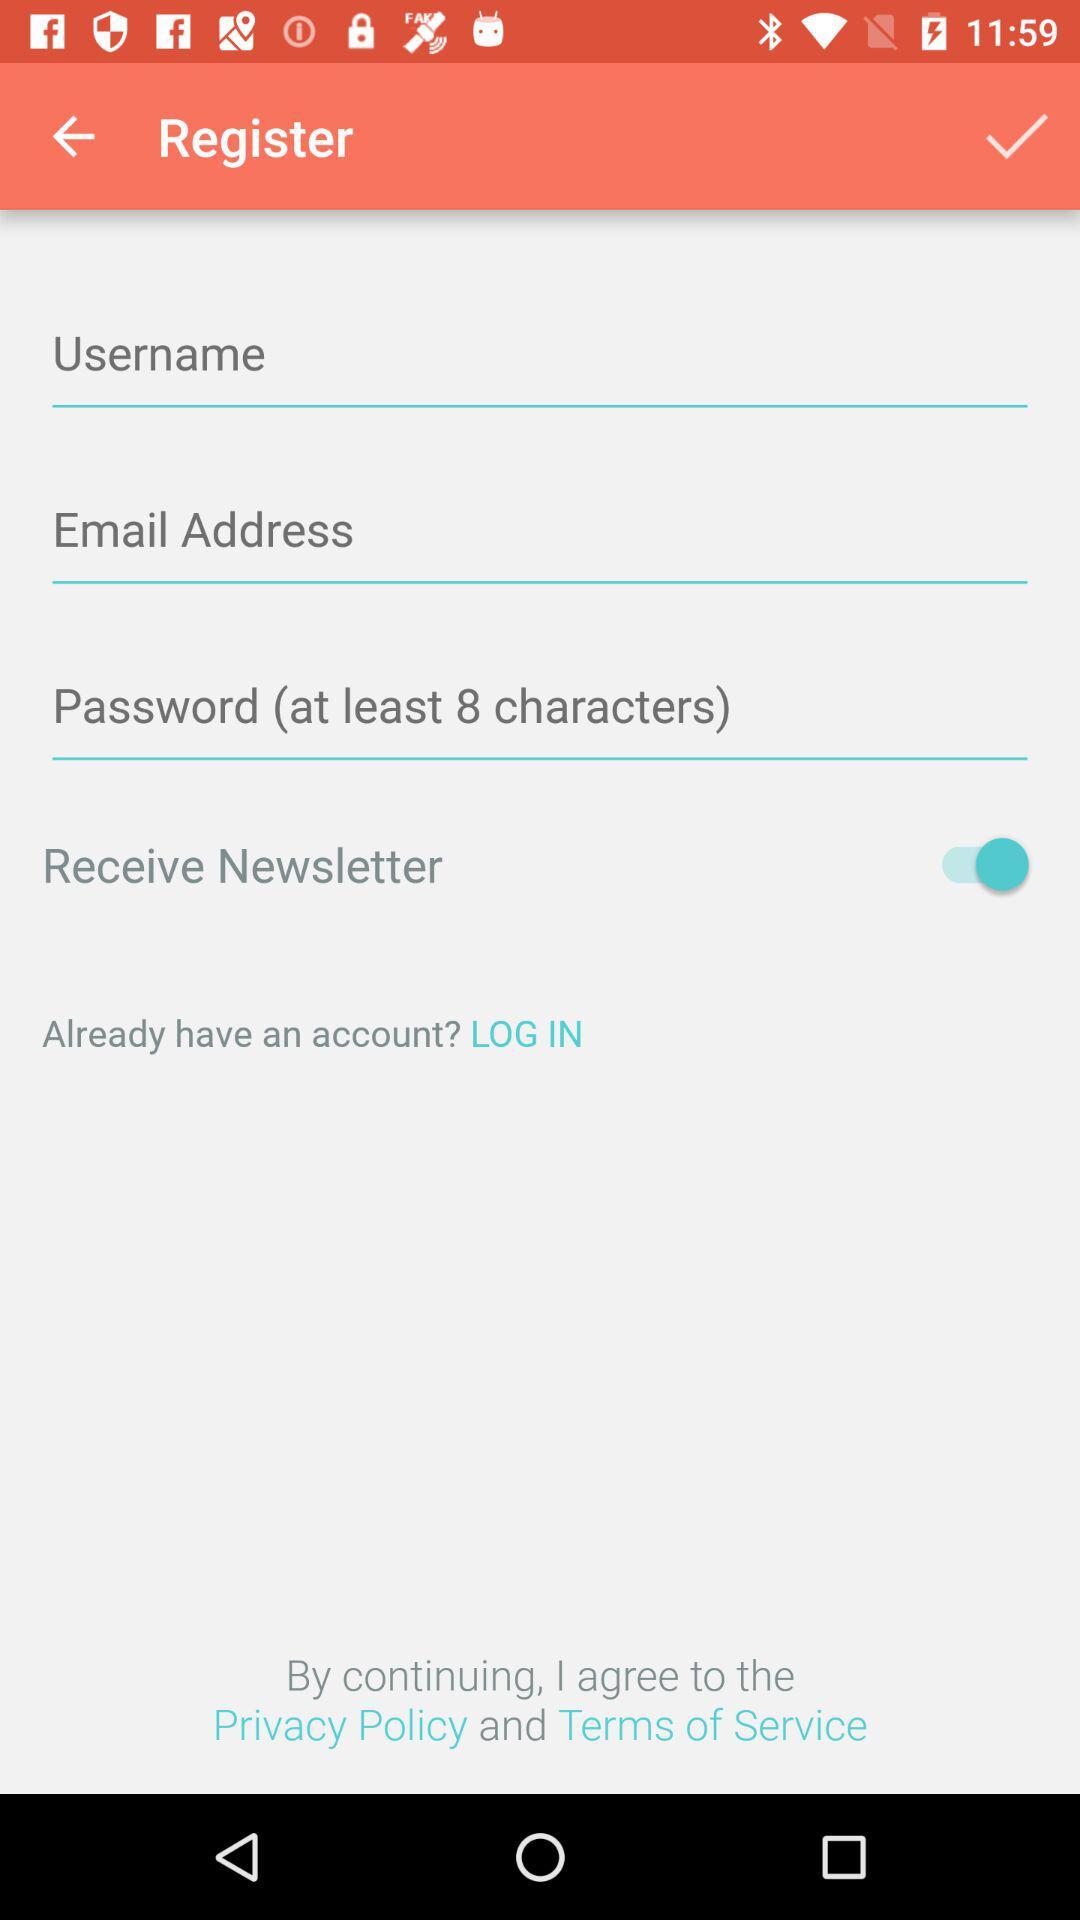 The image size is (1080, 1920). What do you see at coordinates (974, 864) in the screenshot?
I see `switch on to receive newsletter` at bounding box center [974, 864].